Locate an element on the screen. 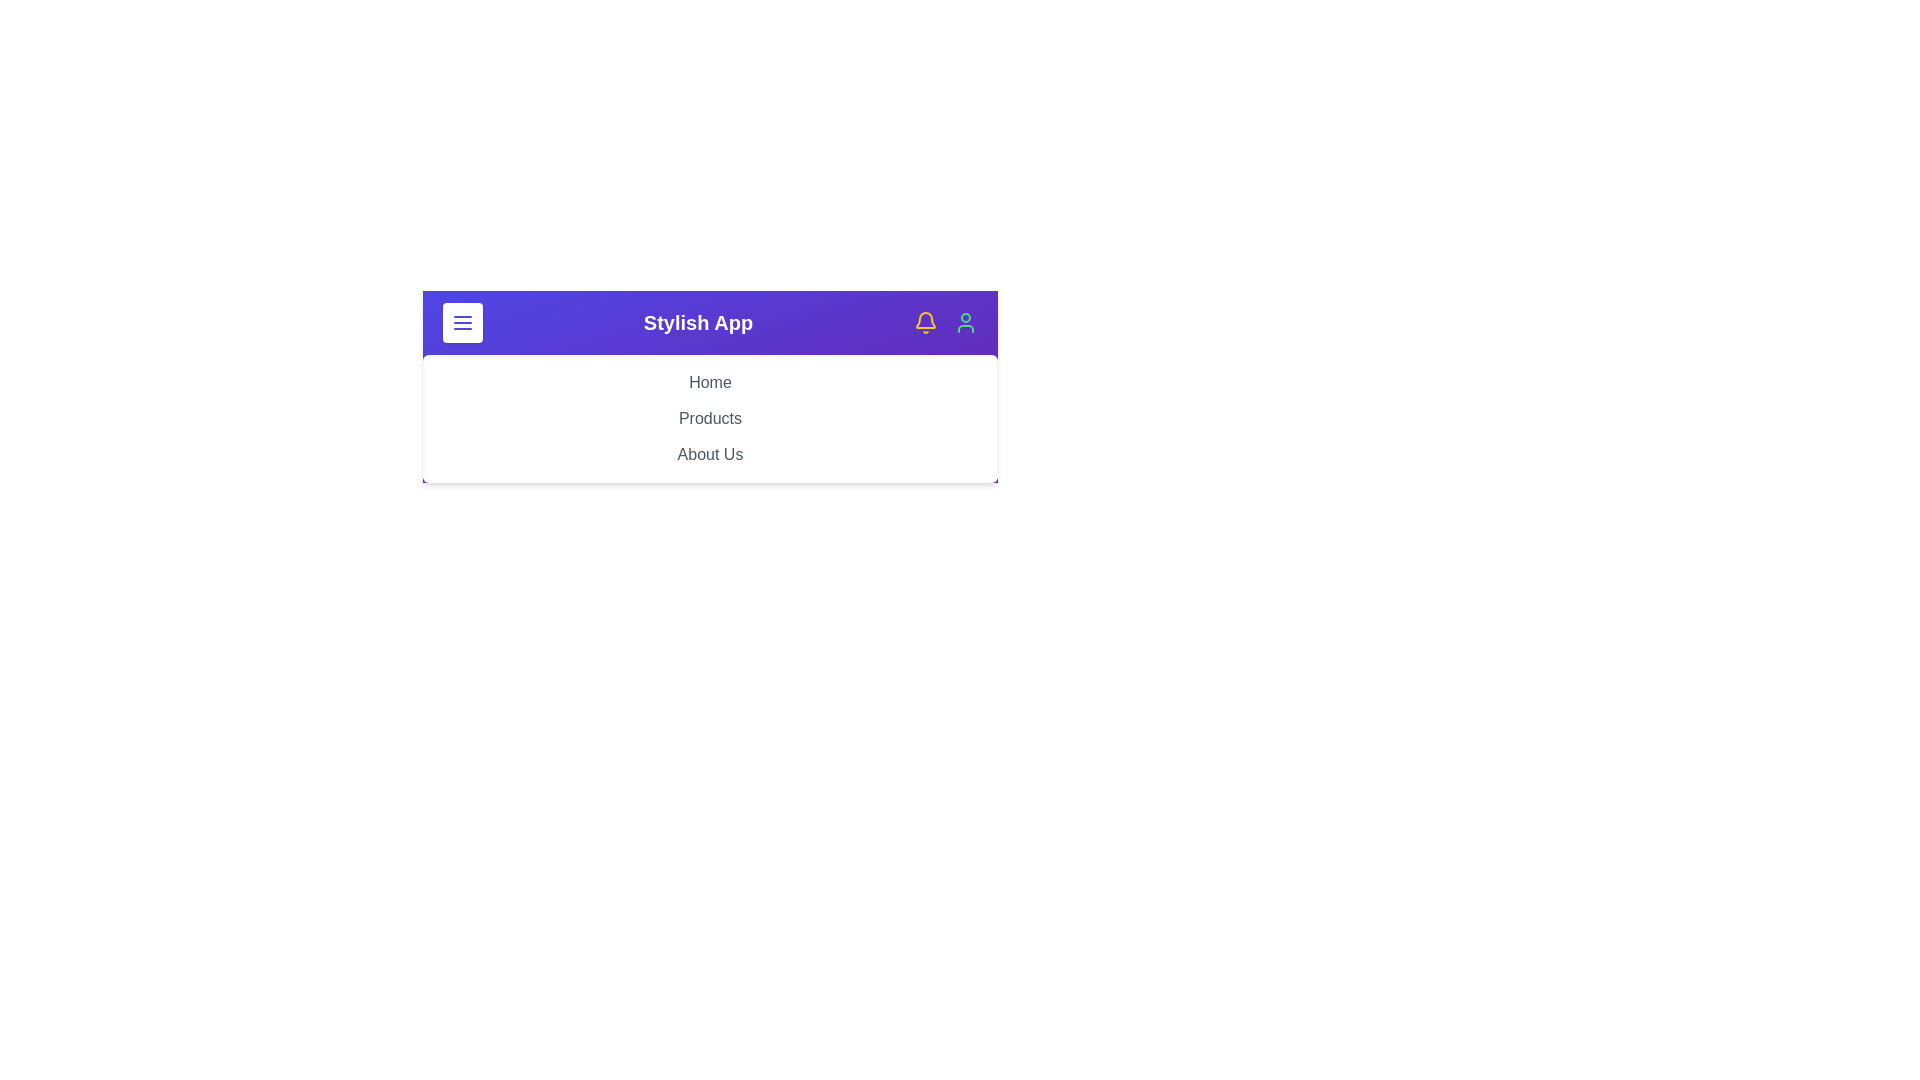  the header text 'Stylish App' to interact with it is located at coordinates (698, 322).